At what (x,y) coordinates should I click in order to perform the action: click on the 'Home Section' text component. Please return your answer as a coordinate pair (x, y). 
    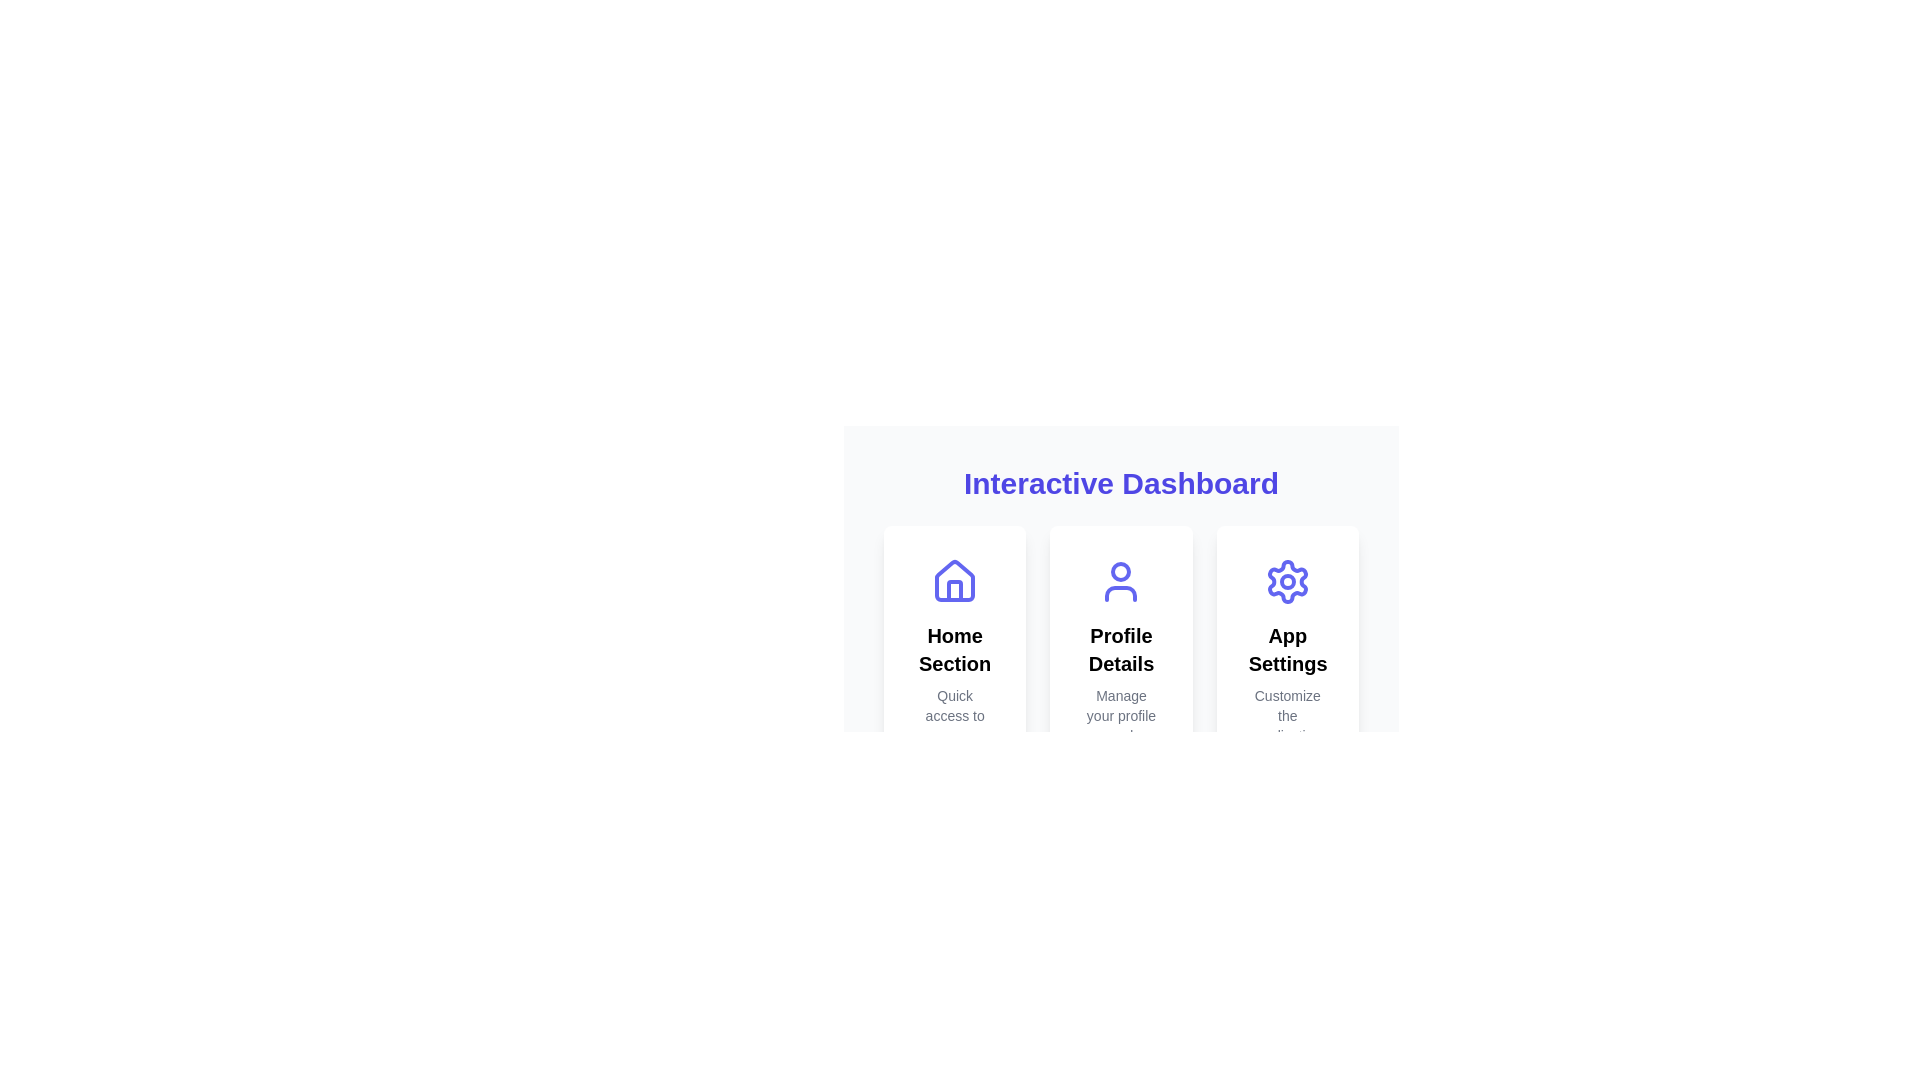
    Looking at the image, I should click on (954, 650).